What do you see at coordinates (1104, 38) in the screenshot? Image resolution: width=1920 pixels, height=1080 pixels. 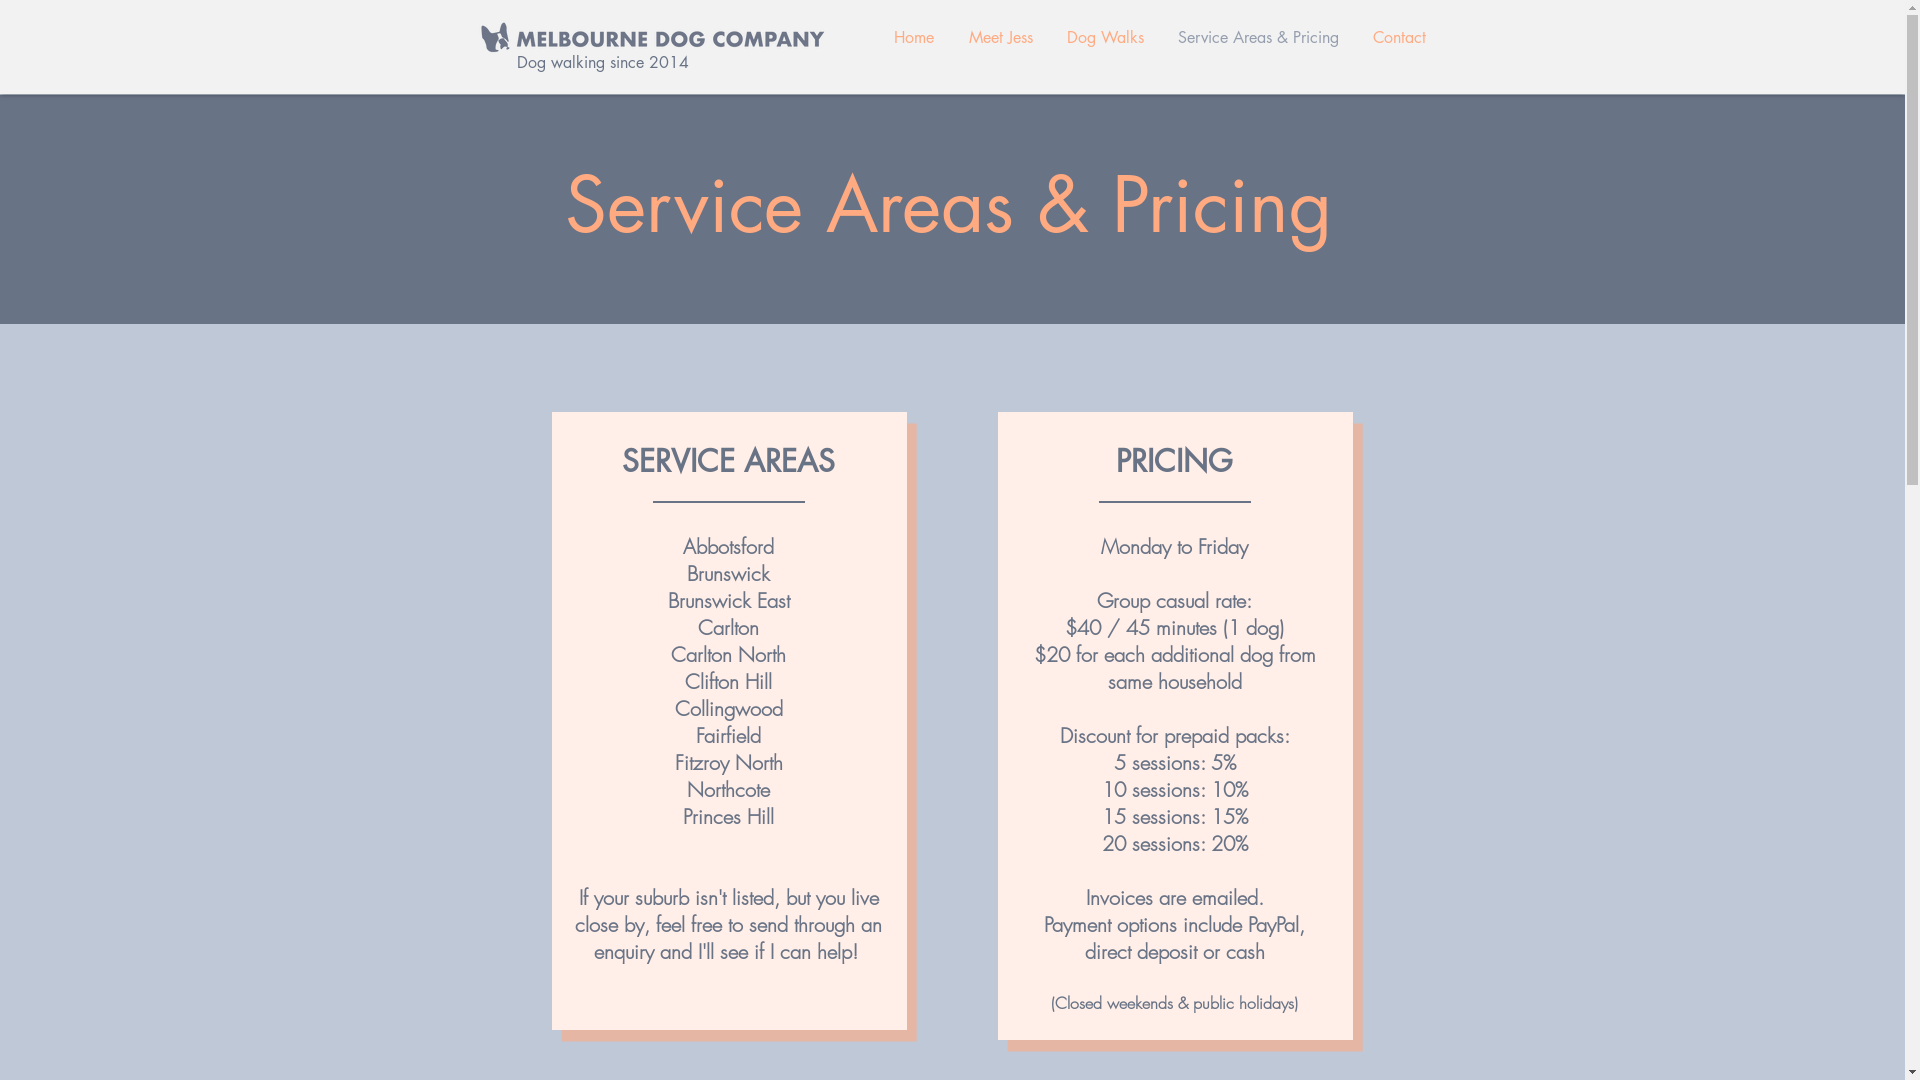 I see `'Dog Walks'` at bounding box center [1104, 38].